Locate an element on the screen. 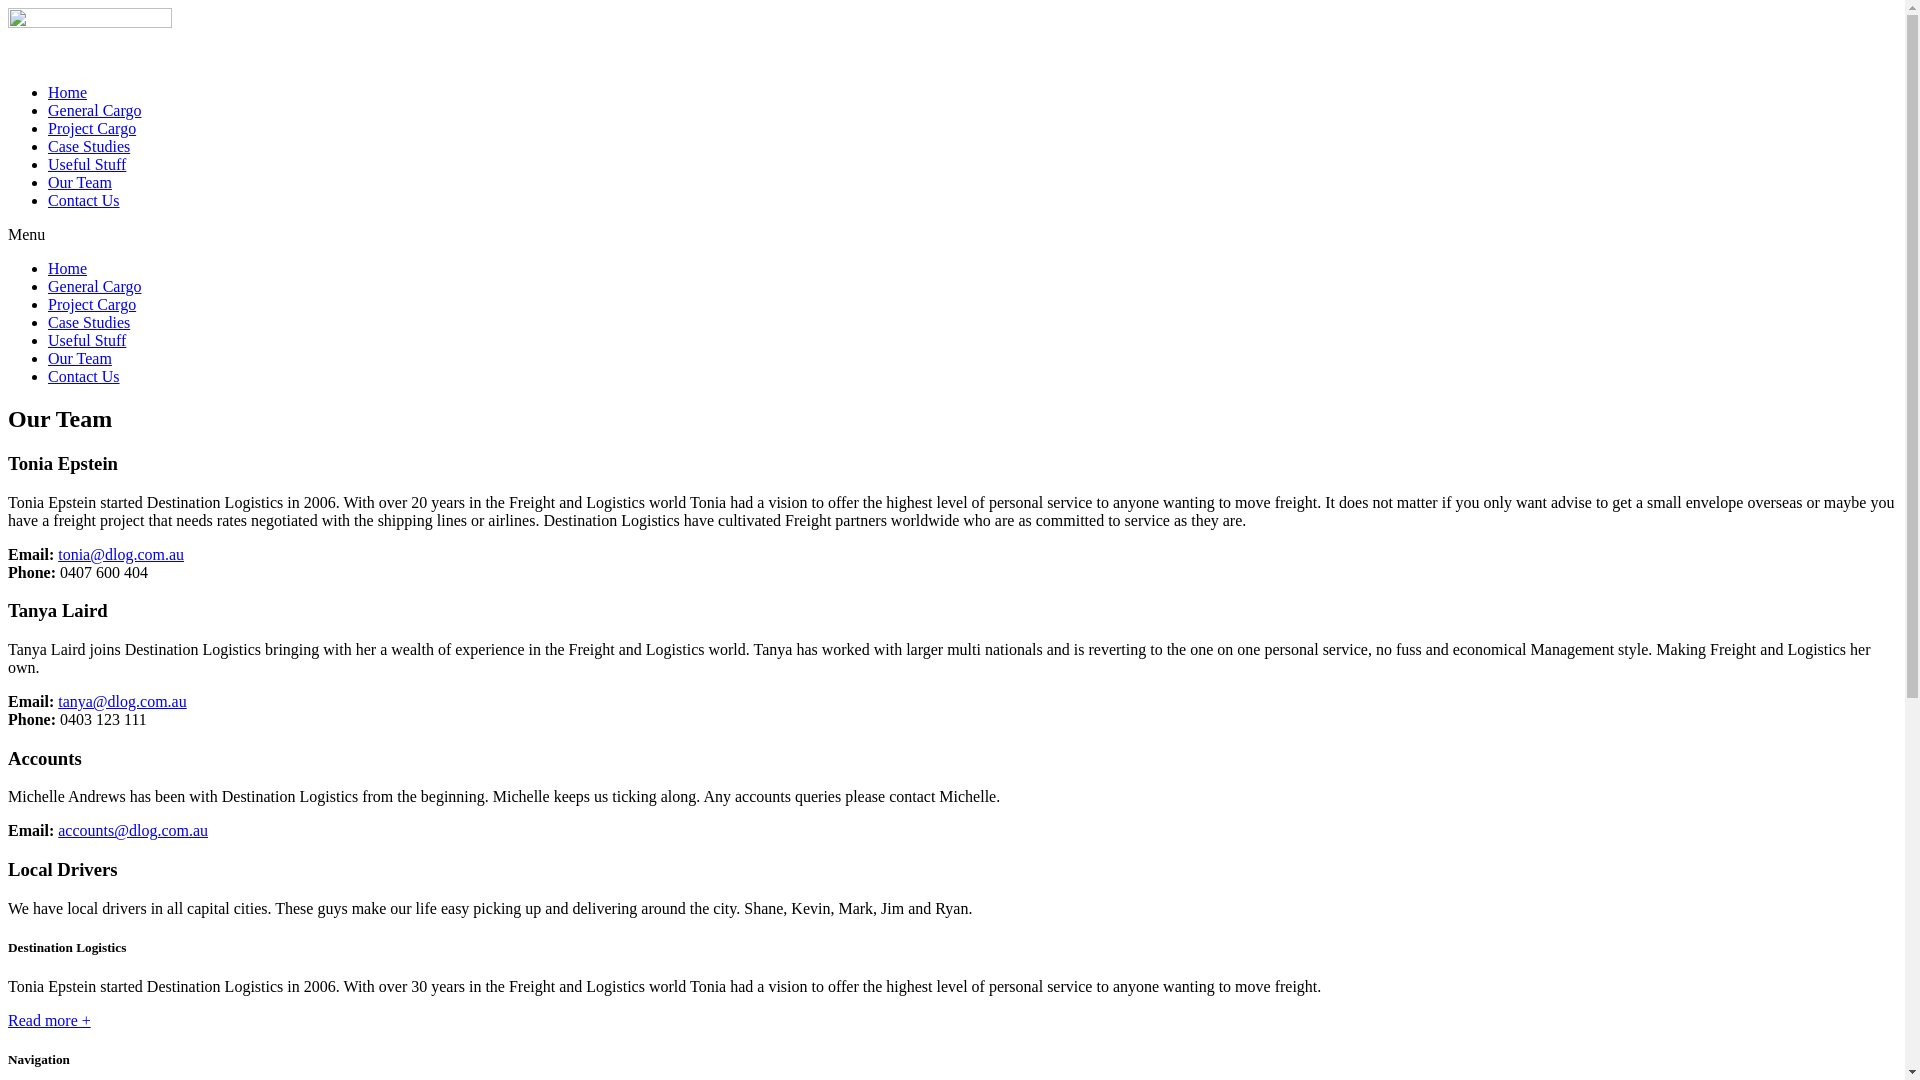 The width and height of the screenshot is (1920, 1080). 'Contact Us' is located at coordinates (82, 200).